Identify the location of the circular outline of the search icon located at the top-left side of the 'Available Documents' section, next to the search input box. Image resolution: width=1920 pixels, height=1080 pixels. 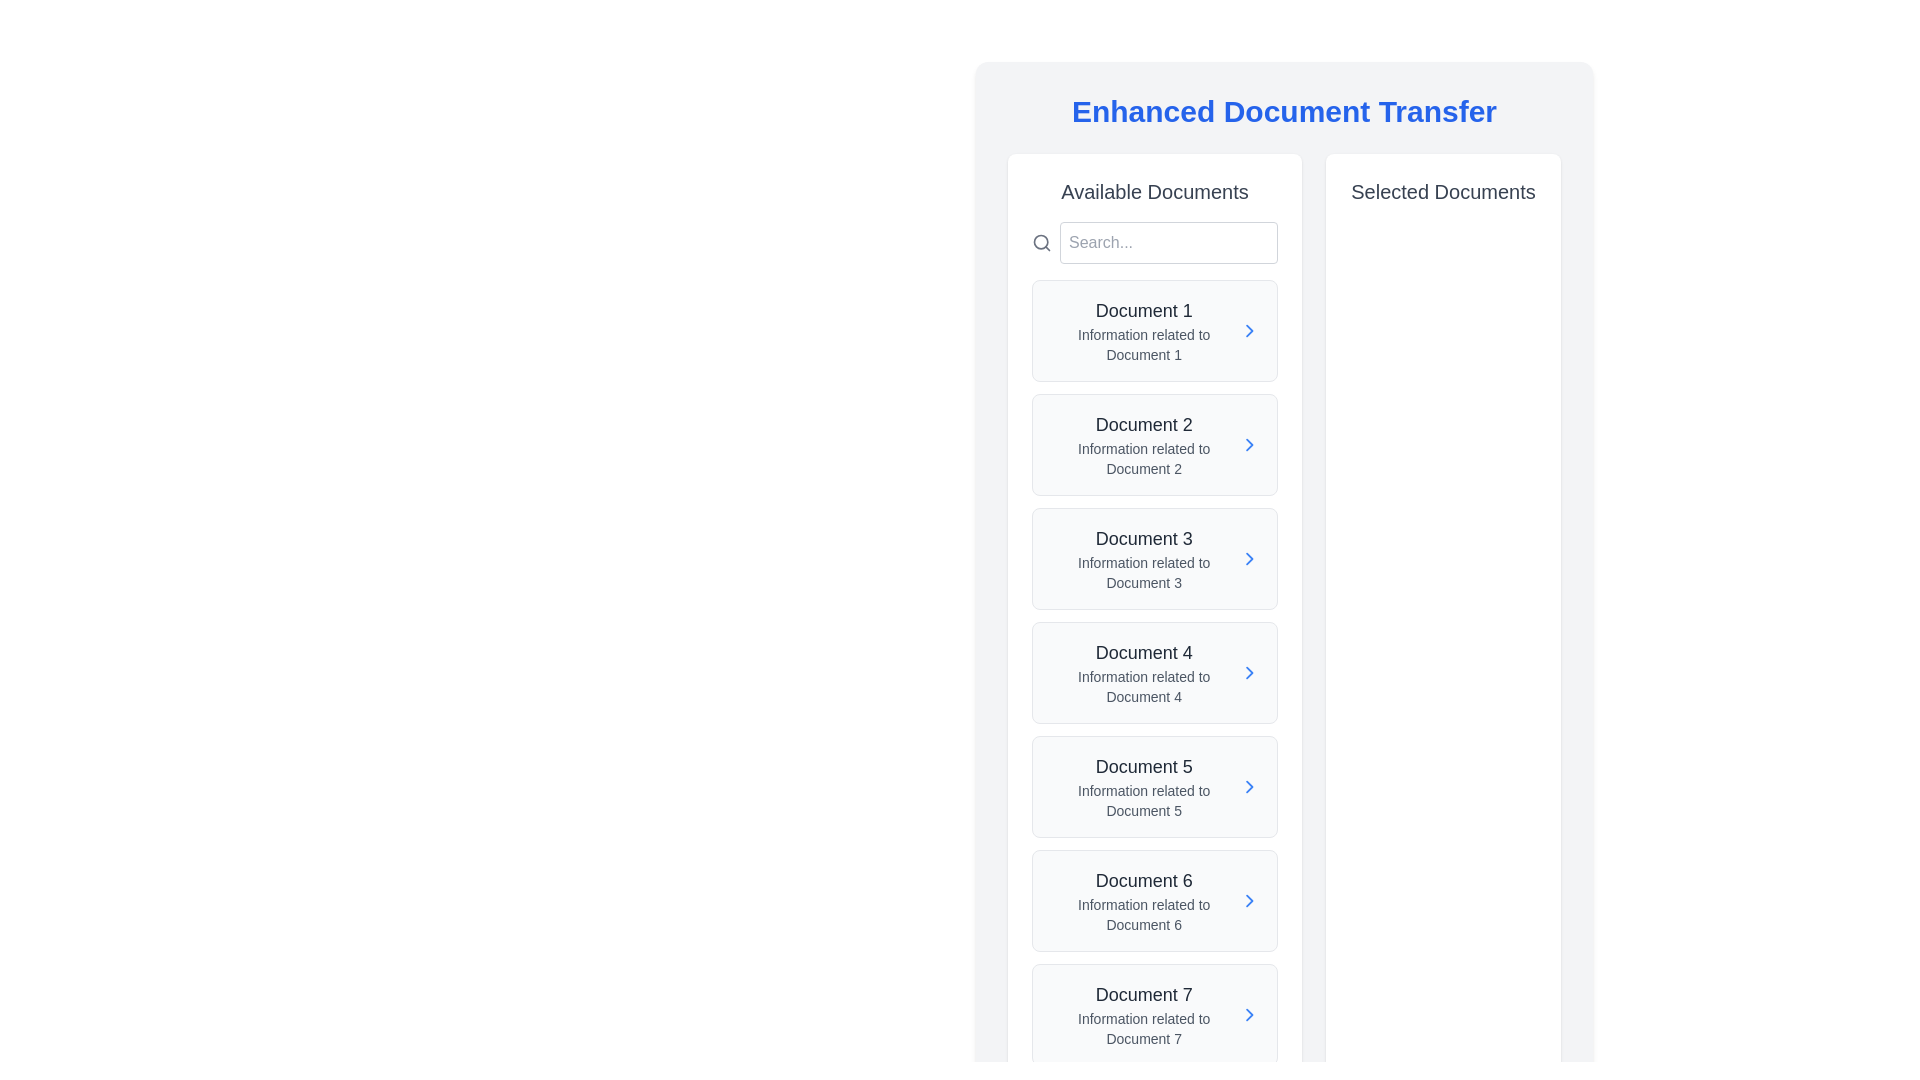
(1040, 241).